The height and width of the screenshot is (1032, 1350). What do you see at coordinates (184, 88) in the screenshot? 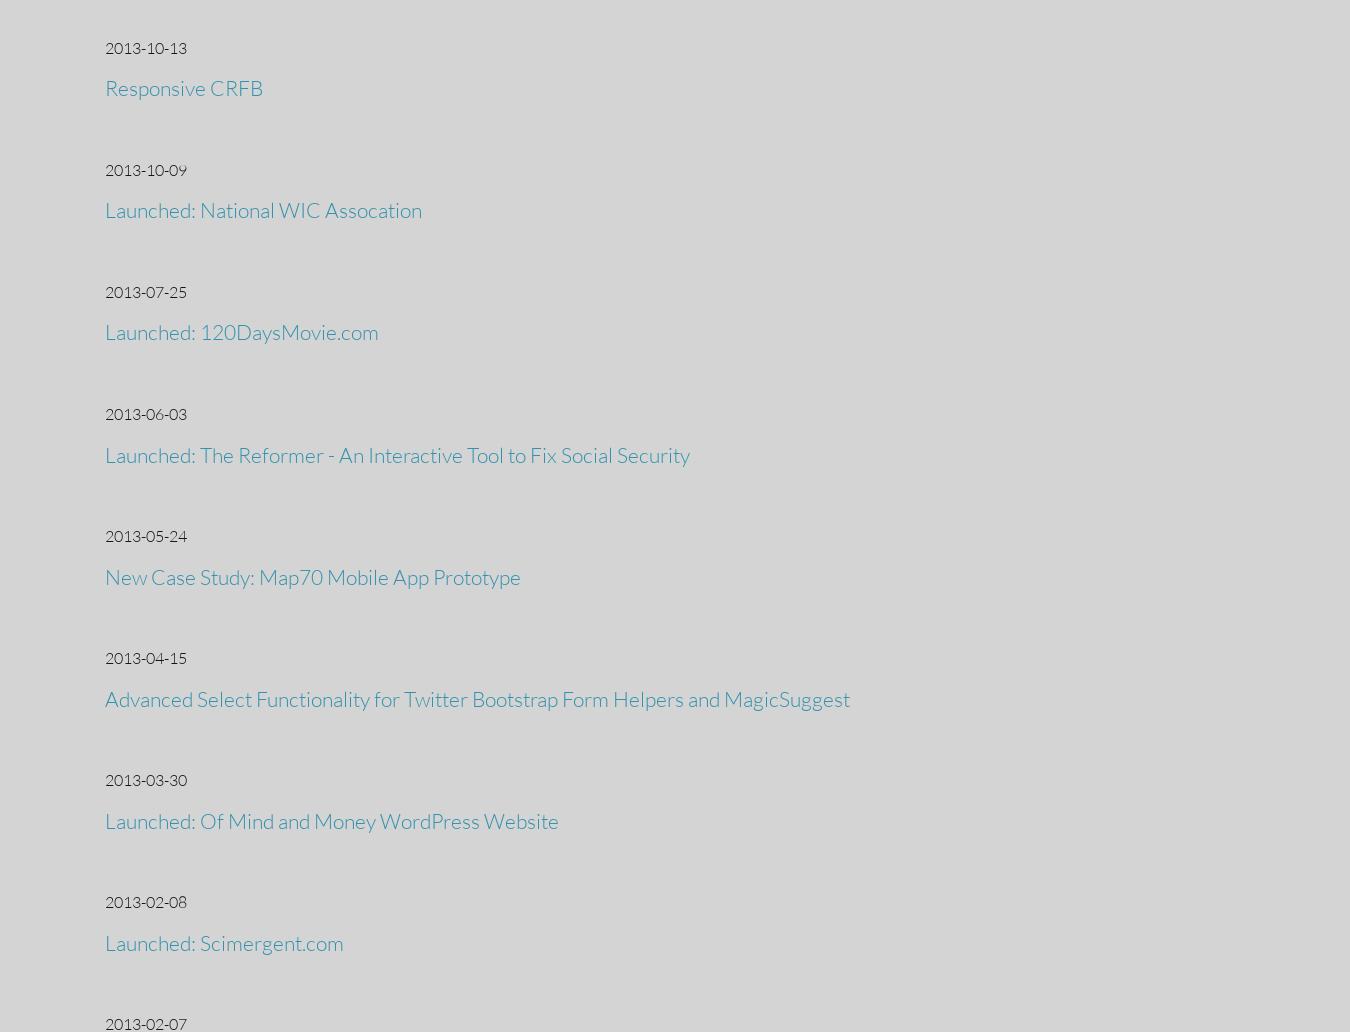
I see `'Responsive CRFB'` at bounding box center [184, 88].